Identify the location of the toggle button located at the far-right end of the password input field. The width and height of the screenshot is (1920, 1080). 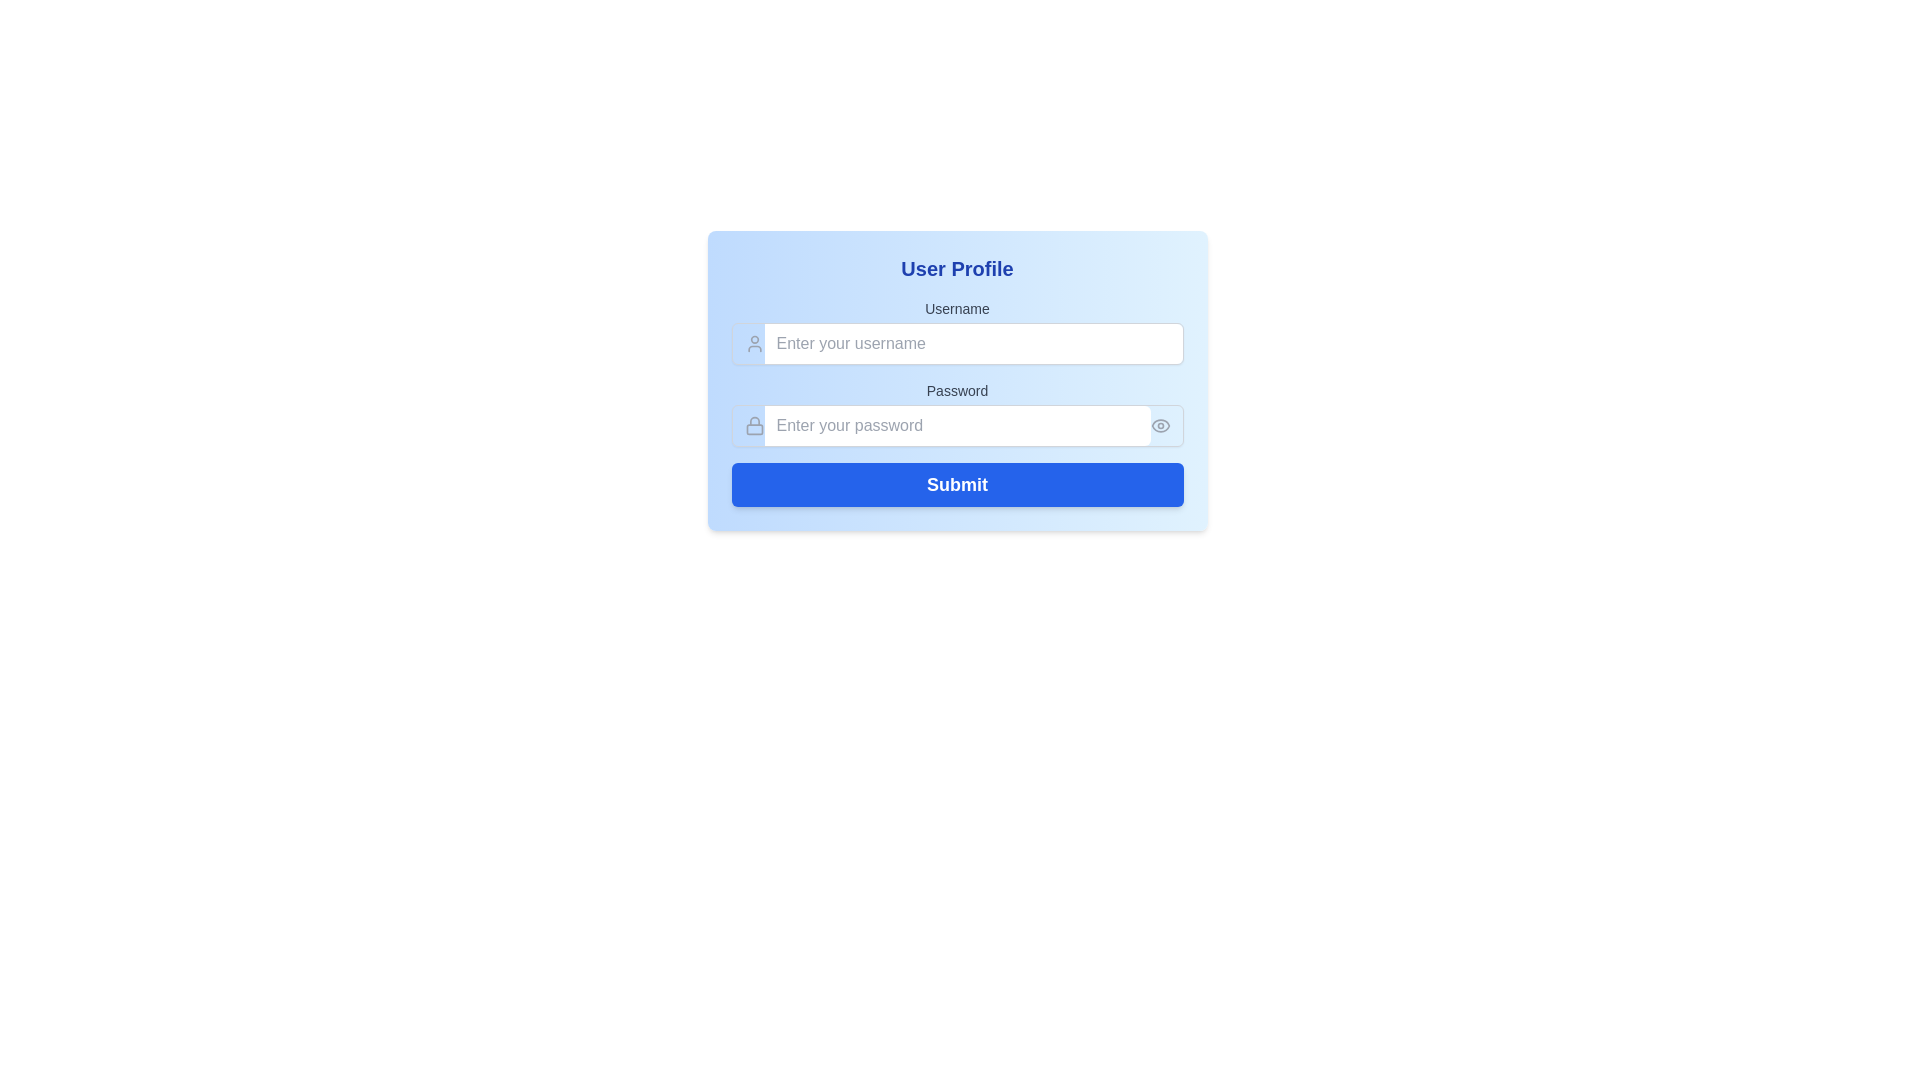
(1166, 424).